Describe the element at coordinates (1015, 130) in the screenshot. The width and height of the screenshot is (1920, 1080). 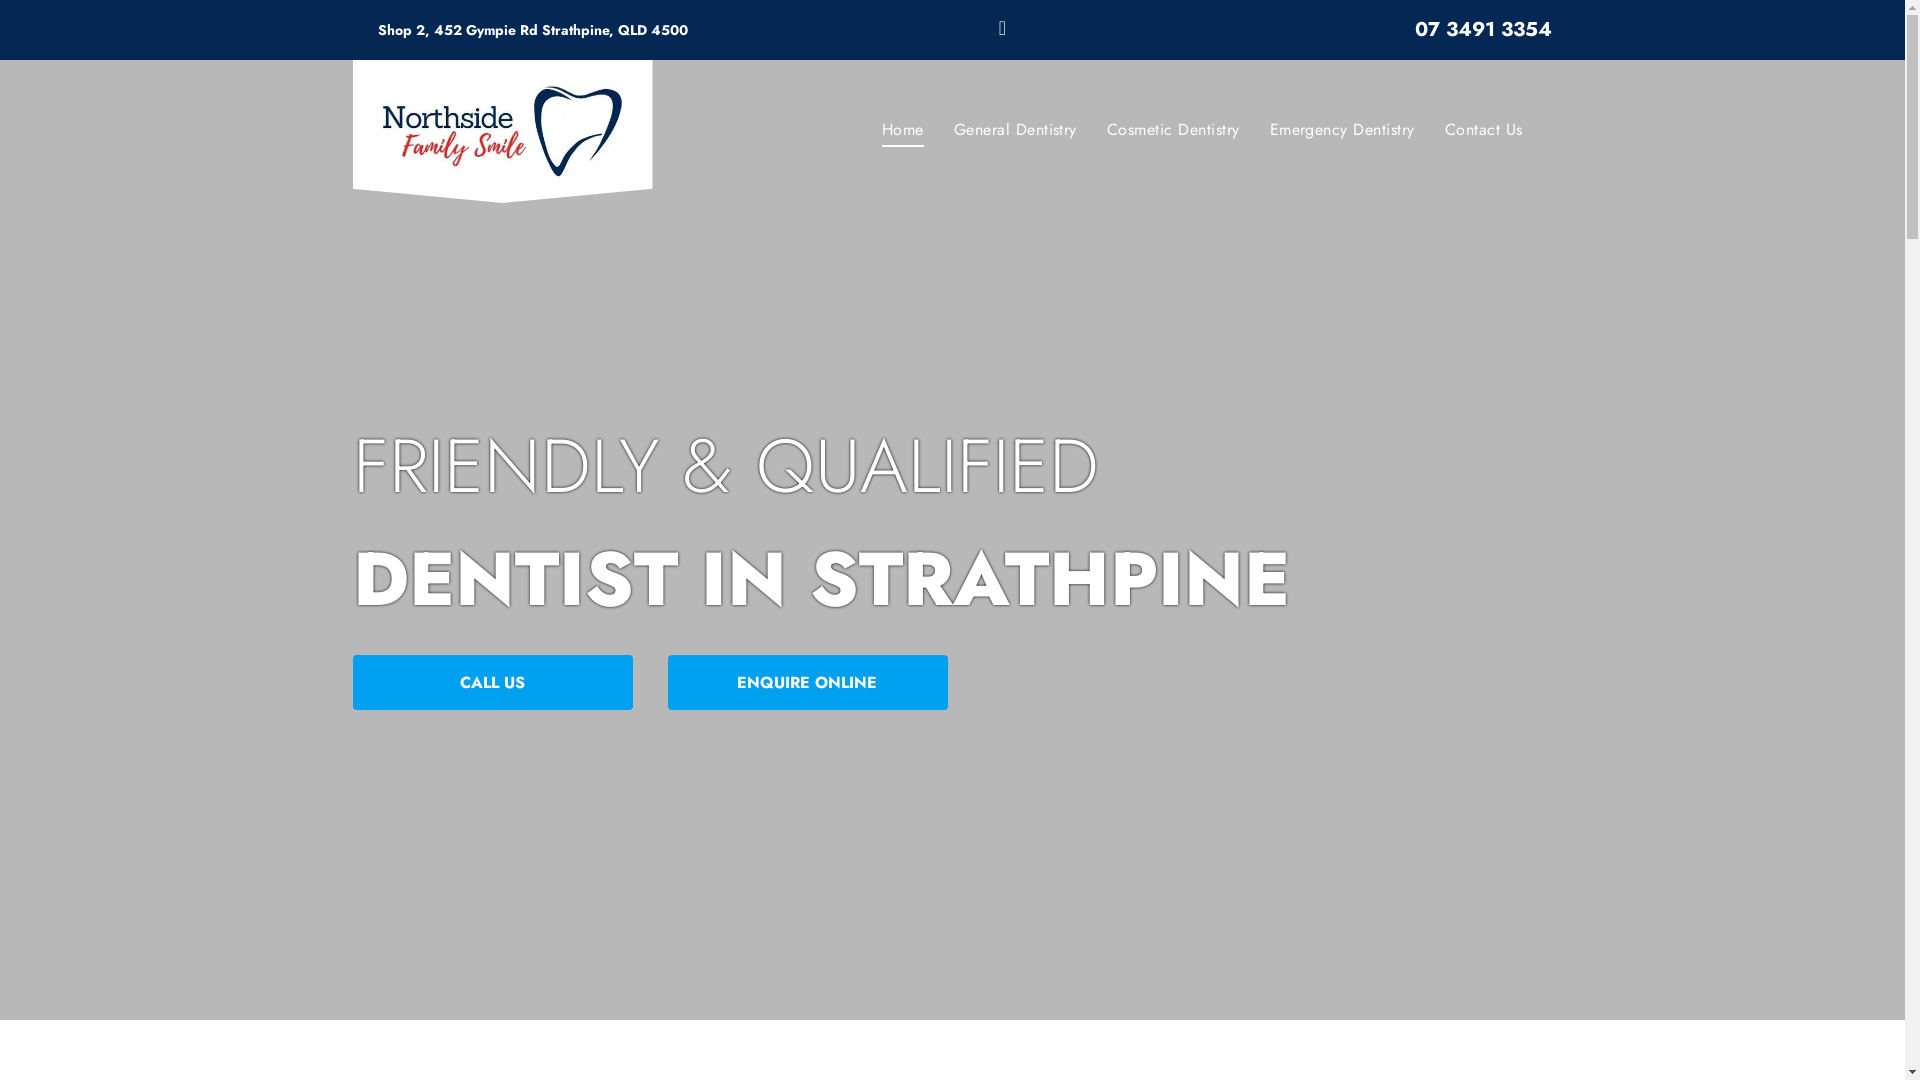
I see `'General Dentistry'` at that location.